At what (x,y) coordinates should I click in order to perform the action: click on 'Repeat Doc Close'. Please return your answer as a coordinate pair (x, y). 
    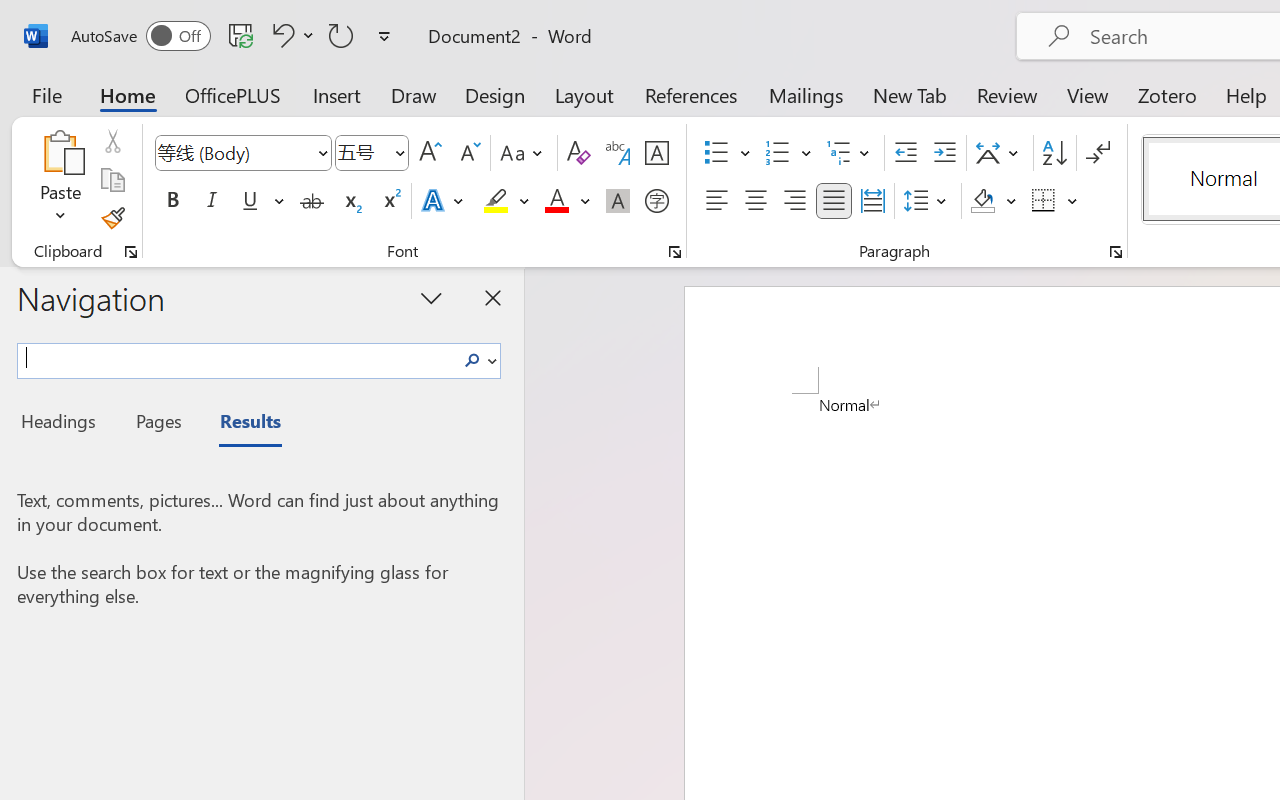
    Looking at the image, I should click on (341, 34).